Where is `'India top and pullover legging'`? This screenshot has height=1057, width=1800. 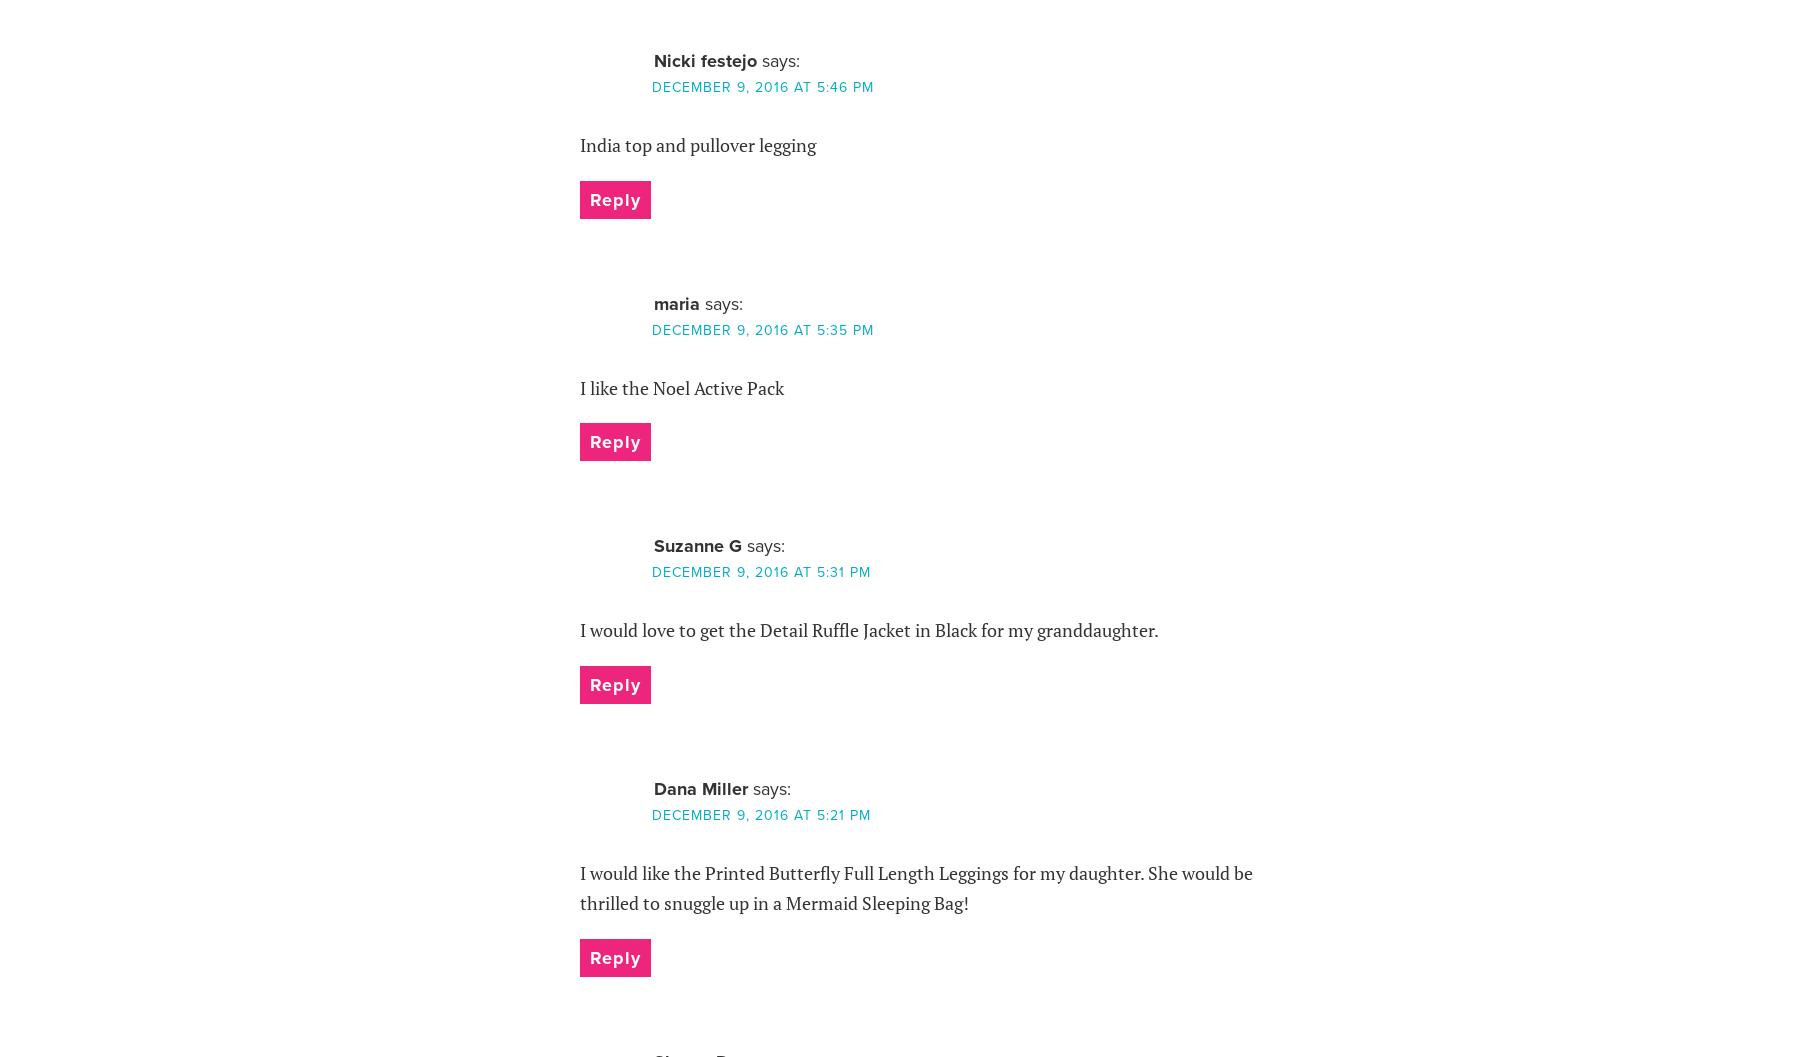
'India top and pullover legging' is located at coordinates (695, 144).